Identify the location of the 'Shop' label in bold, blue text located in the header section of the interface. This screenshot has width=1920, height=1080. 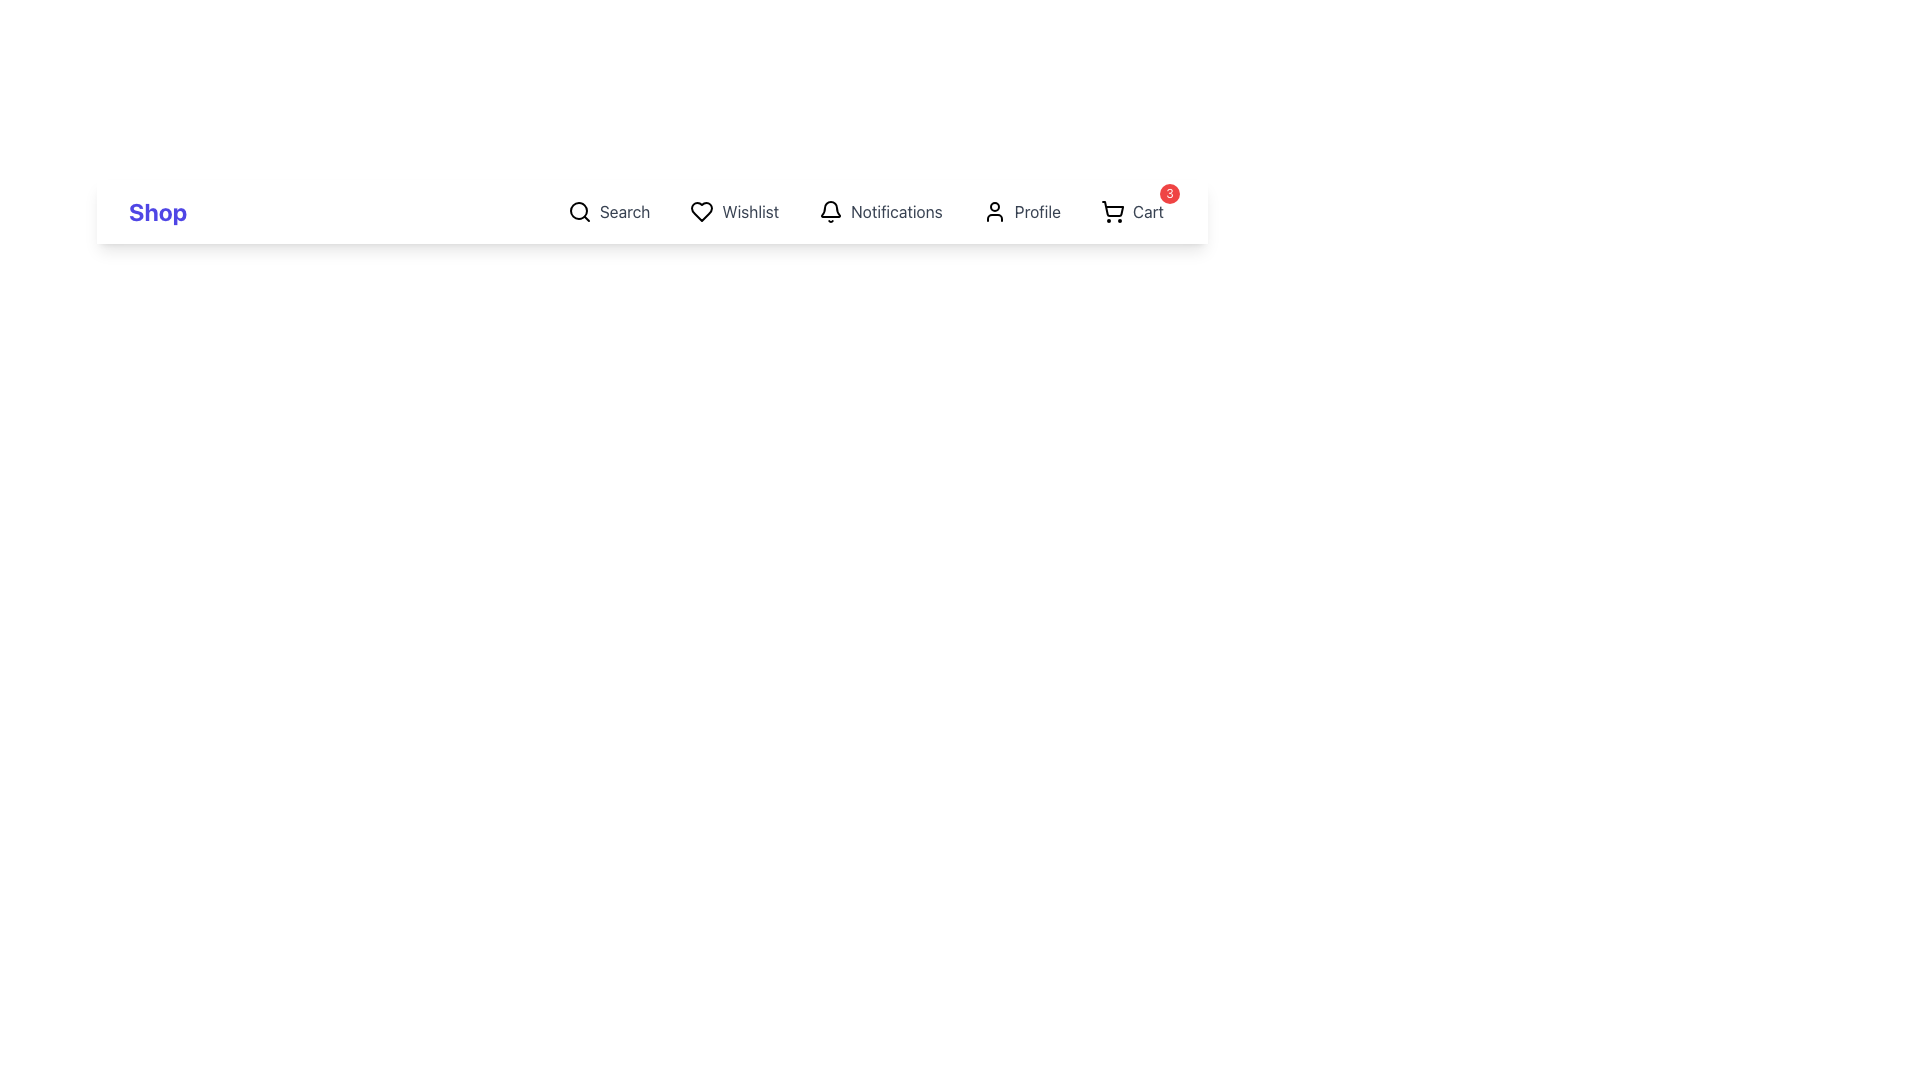
(157, 212).